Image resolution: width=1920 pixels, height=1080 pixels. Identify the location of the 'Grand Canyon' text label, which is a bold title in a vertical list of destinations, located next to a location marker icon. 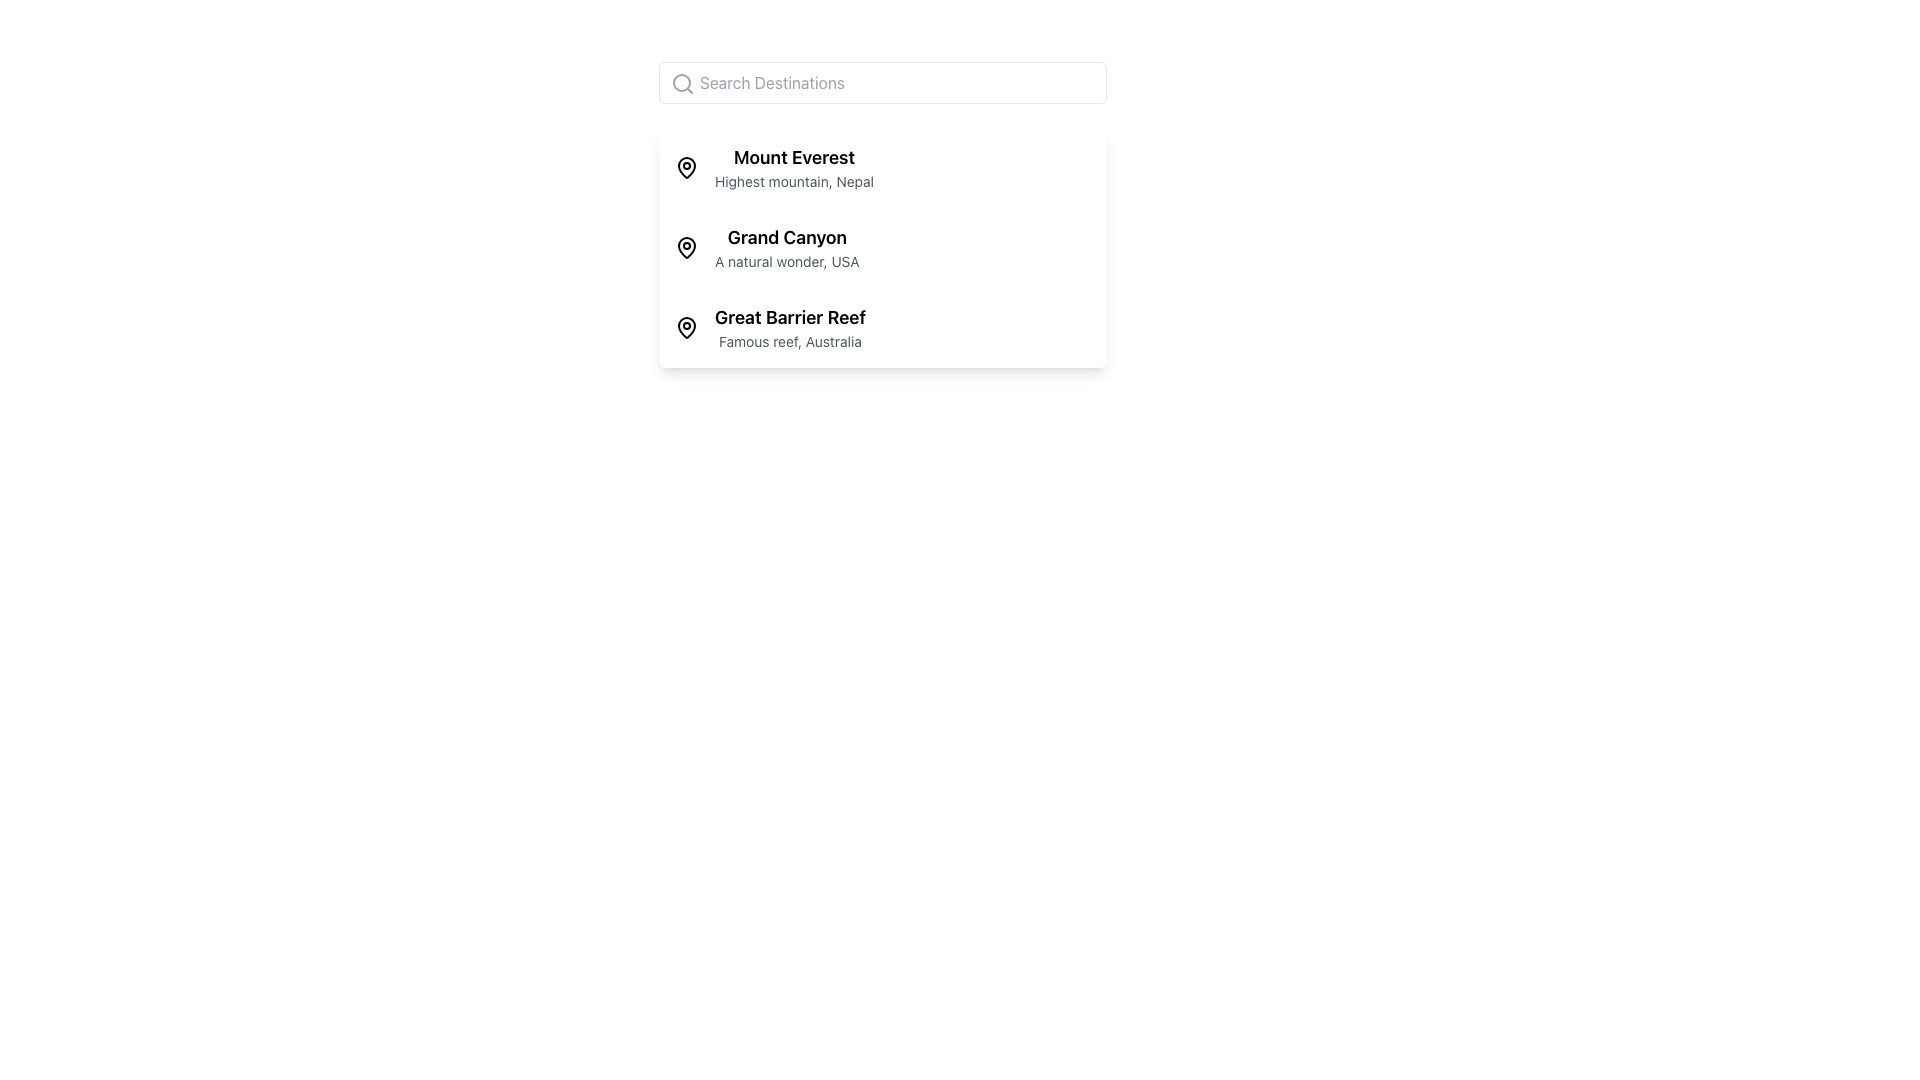
(786, 237).